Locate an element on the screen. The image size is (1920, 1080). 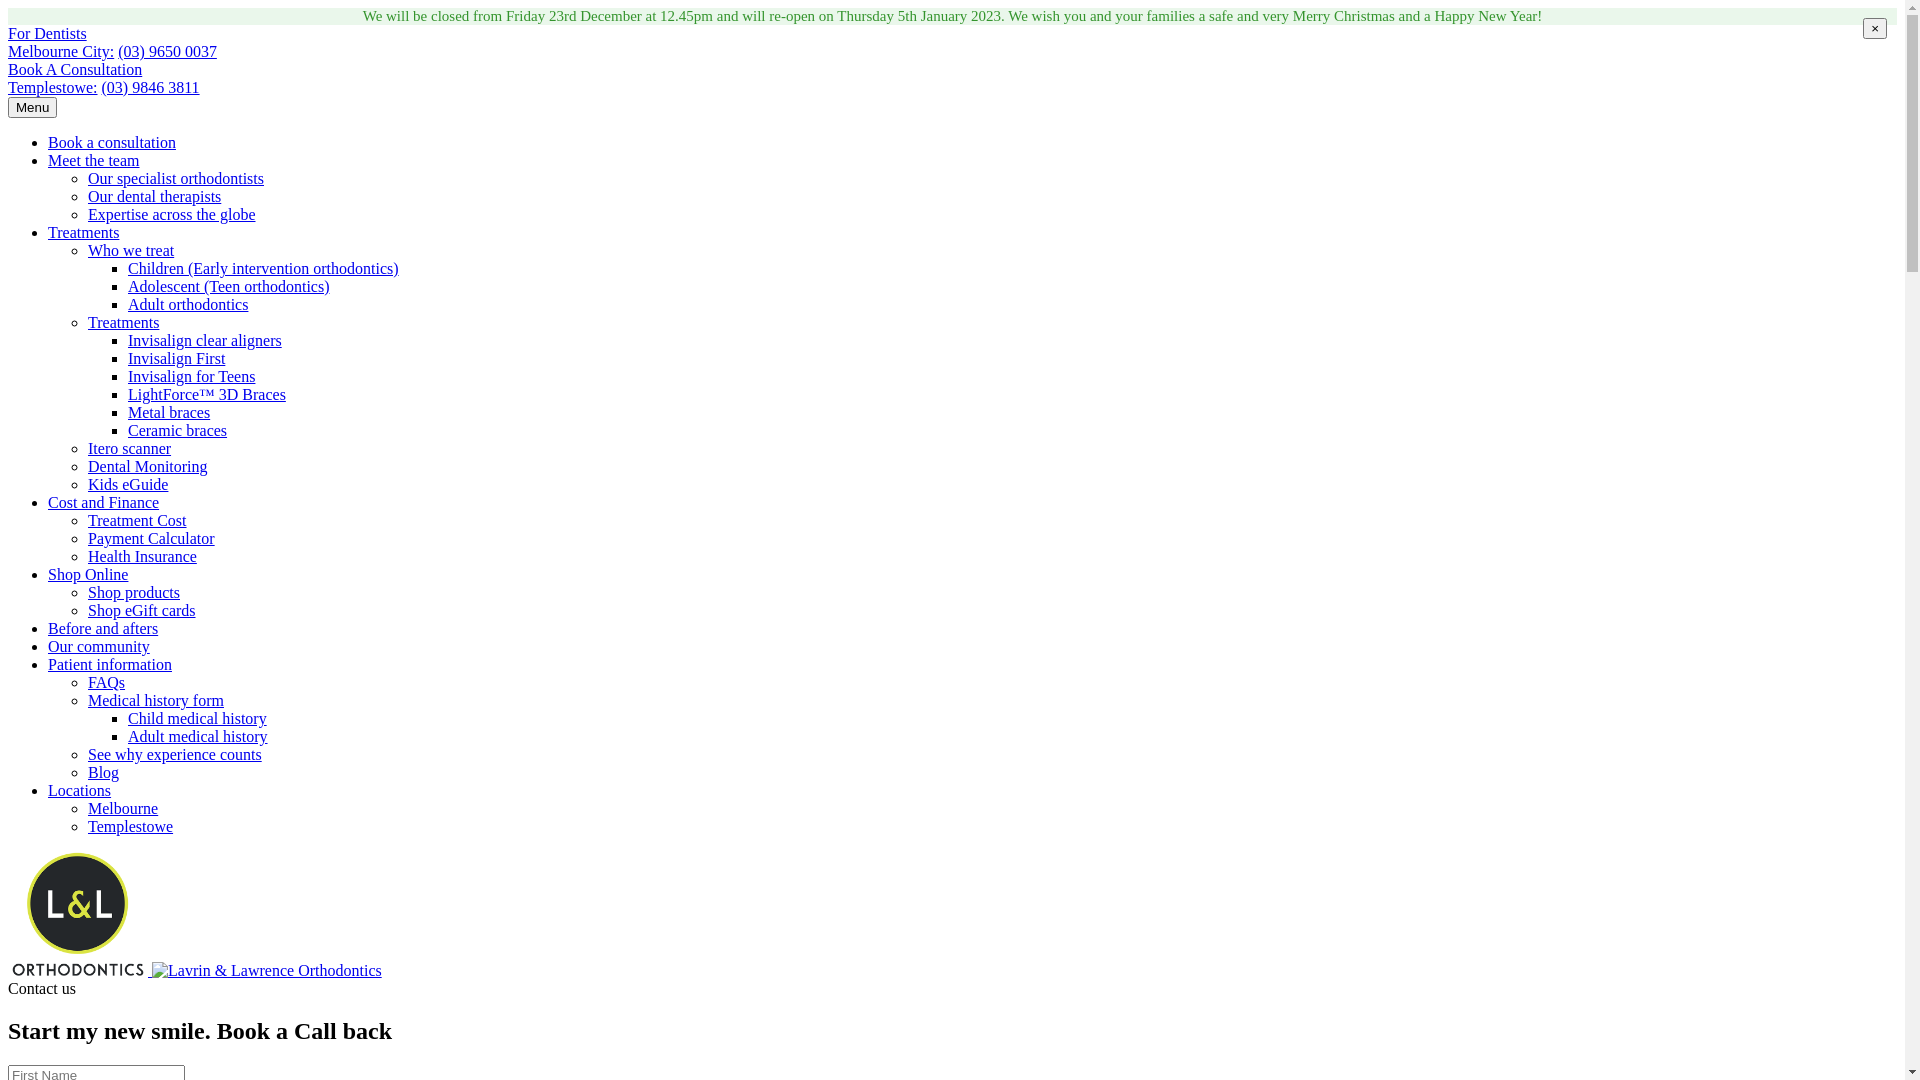
'Book A Consultation' is located at coordinates (8, 68).